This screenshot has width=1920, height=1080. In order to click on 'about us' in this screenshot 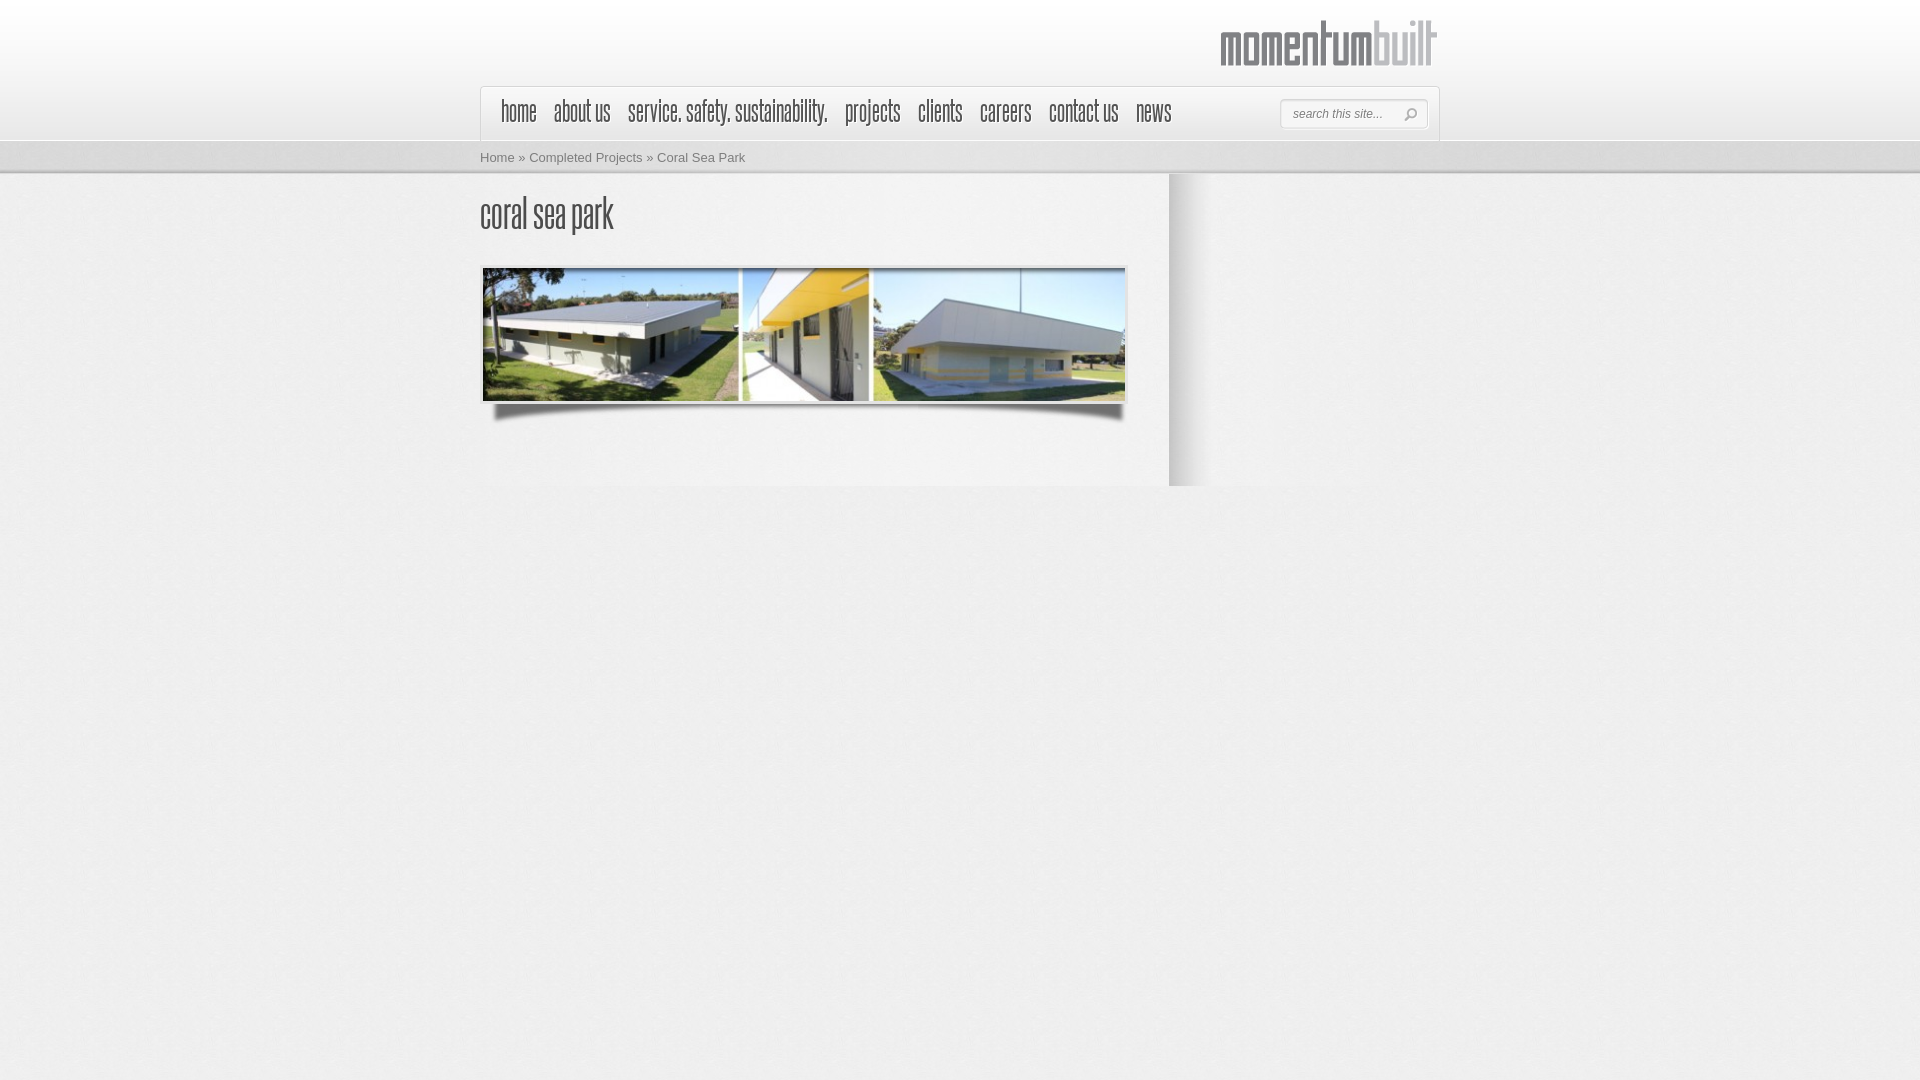, I will do `click(581, 118)`.